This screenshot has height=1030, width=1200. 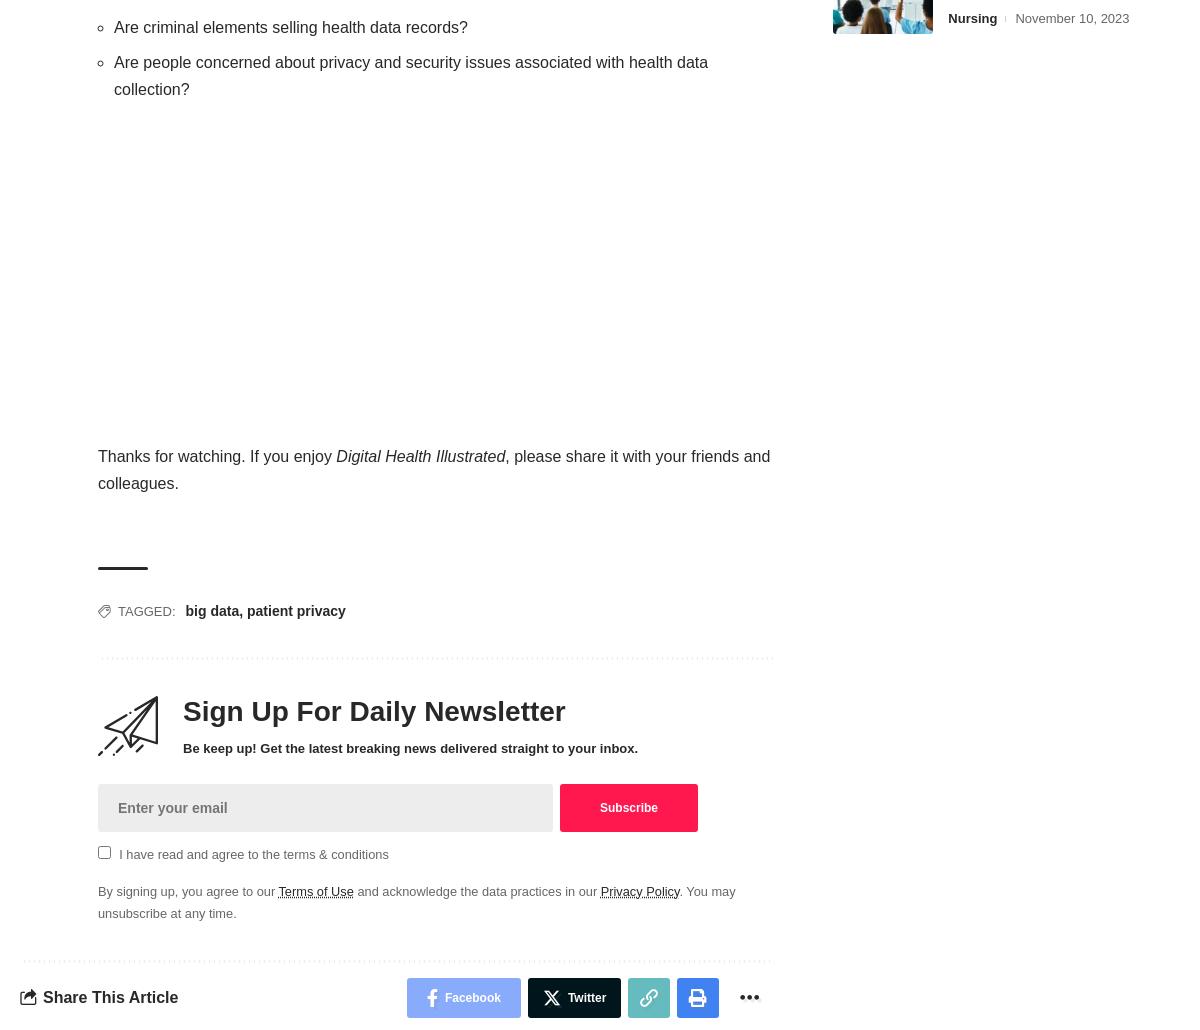 I want to click on 'big data', so click(x=211, y=609).